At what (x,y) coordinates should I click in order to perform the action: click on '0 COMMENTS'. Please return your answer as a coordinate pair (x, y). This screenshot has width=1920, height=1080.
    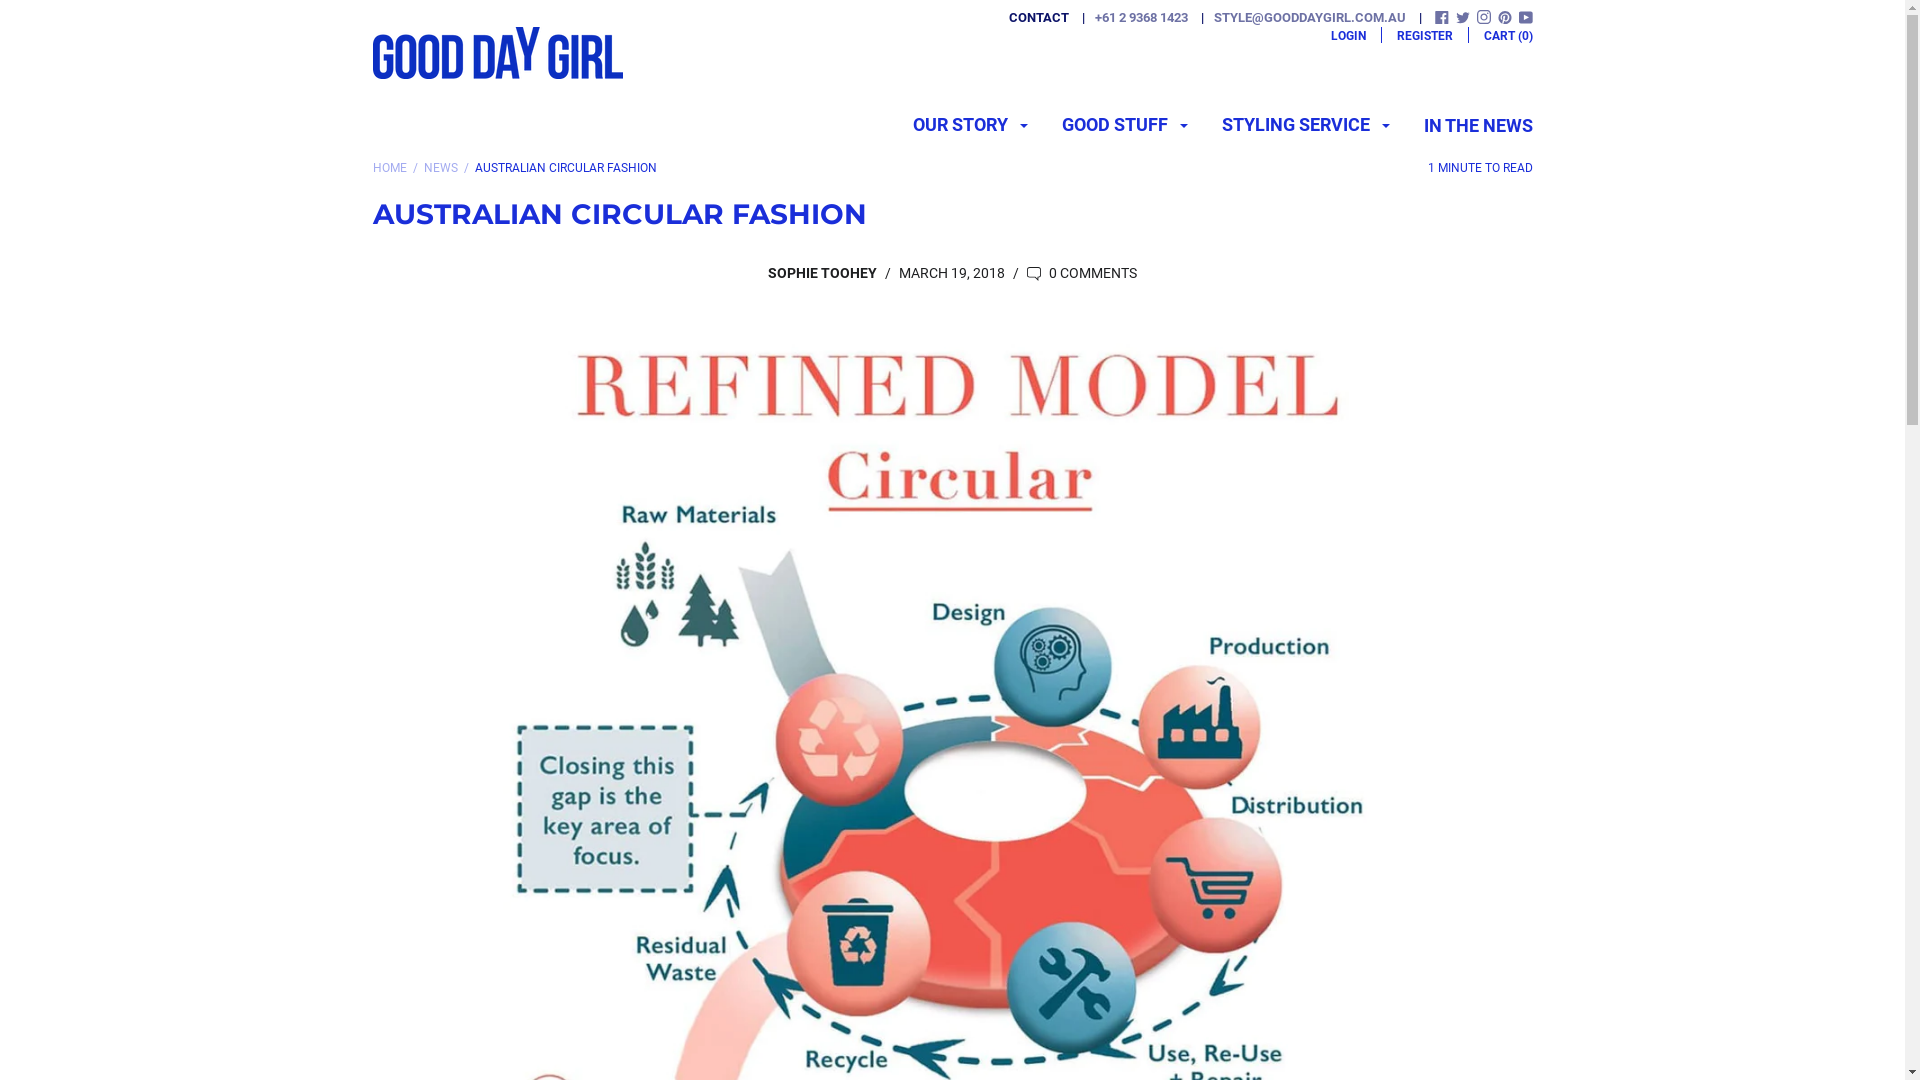
    Looking at the image, I should click on (1080, 273).